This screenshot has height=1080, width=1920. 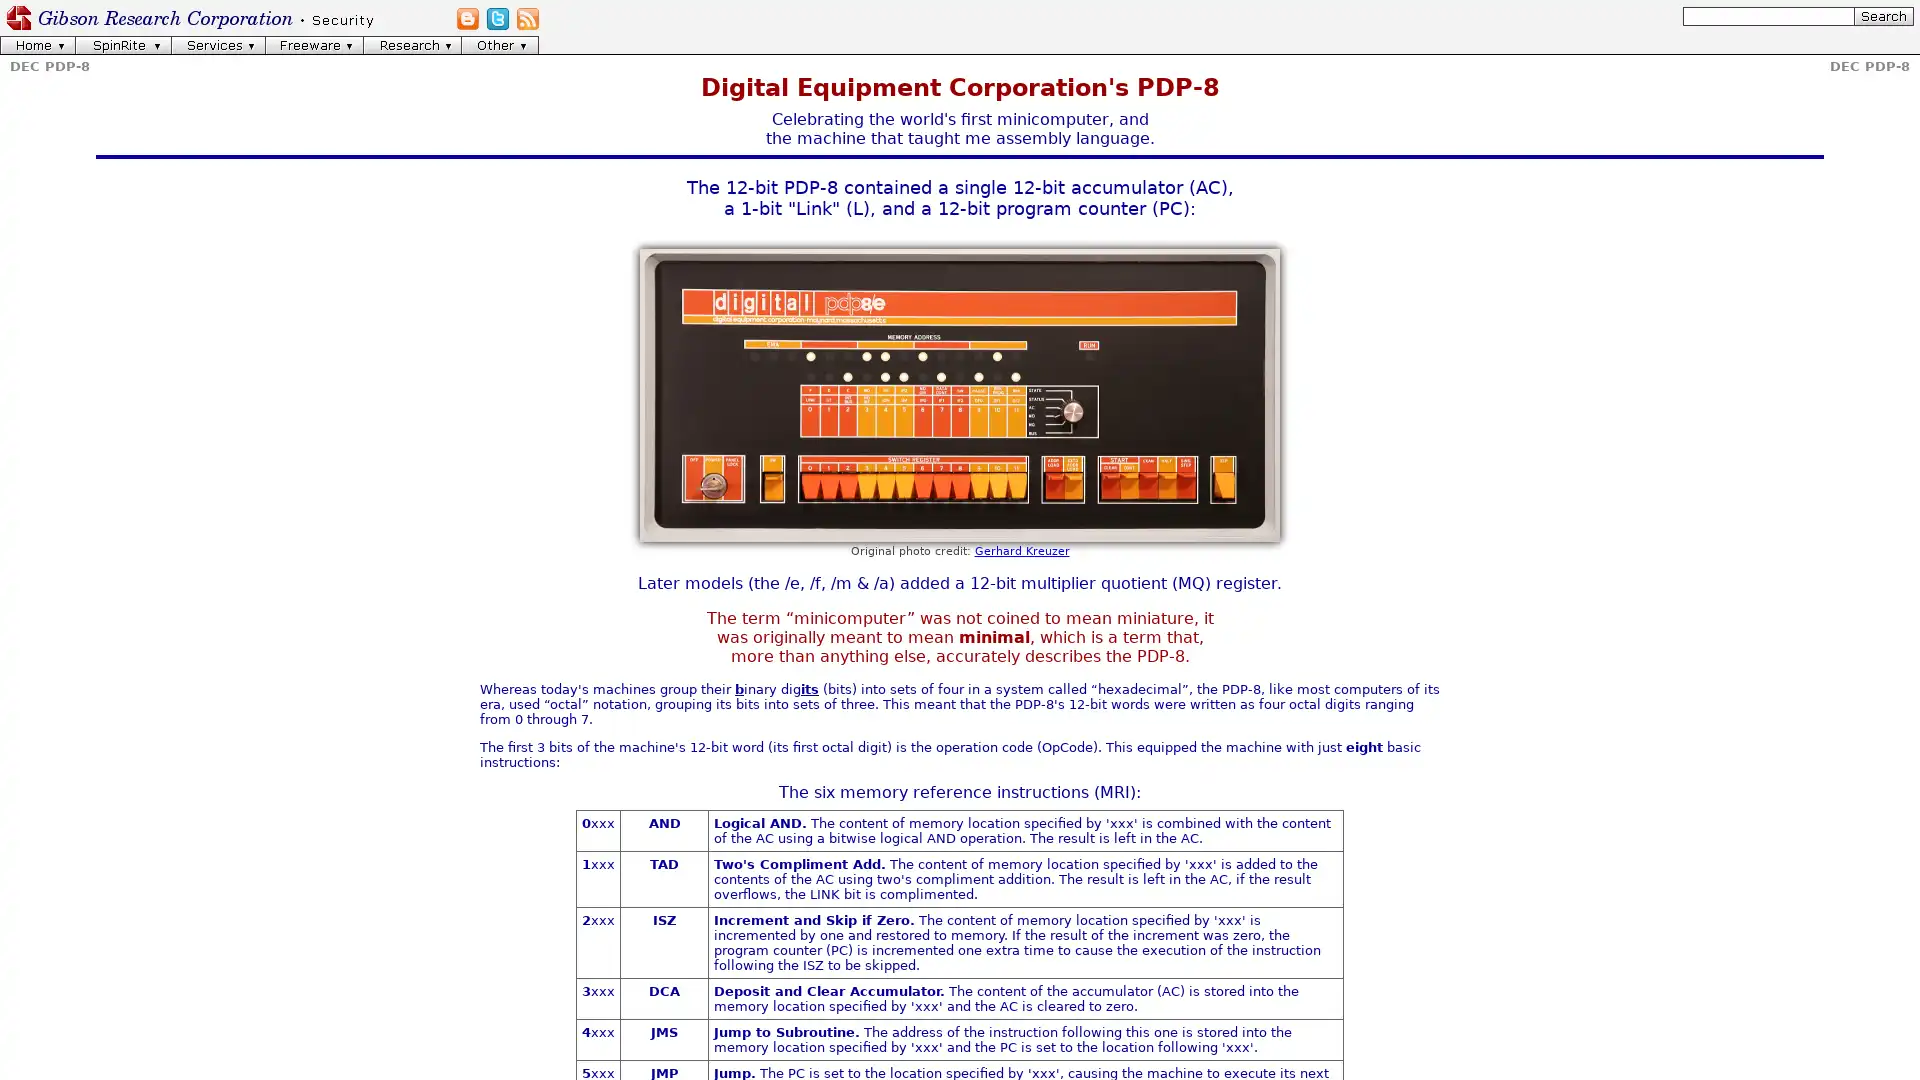 I want to click on [Search], so click(x=1882, y=16).